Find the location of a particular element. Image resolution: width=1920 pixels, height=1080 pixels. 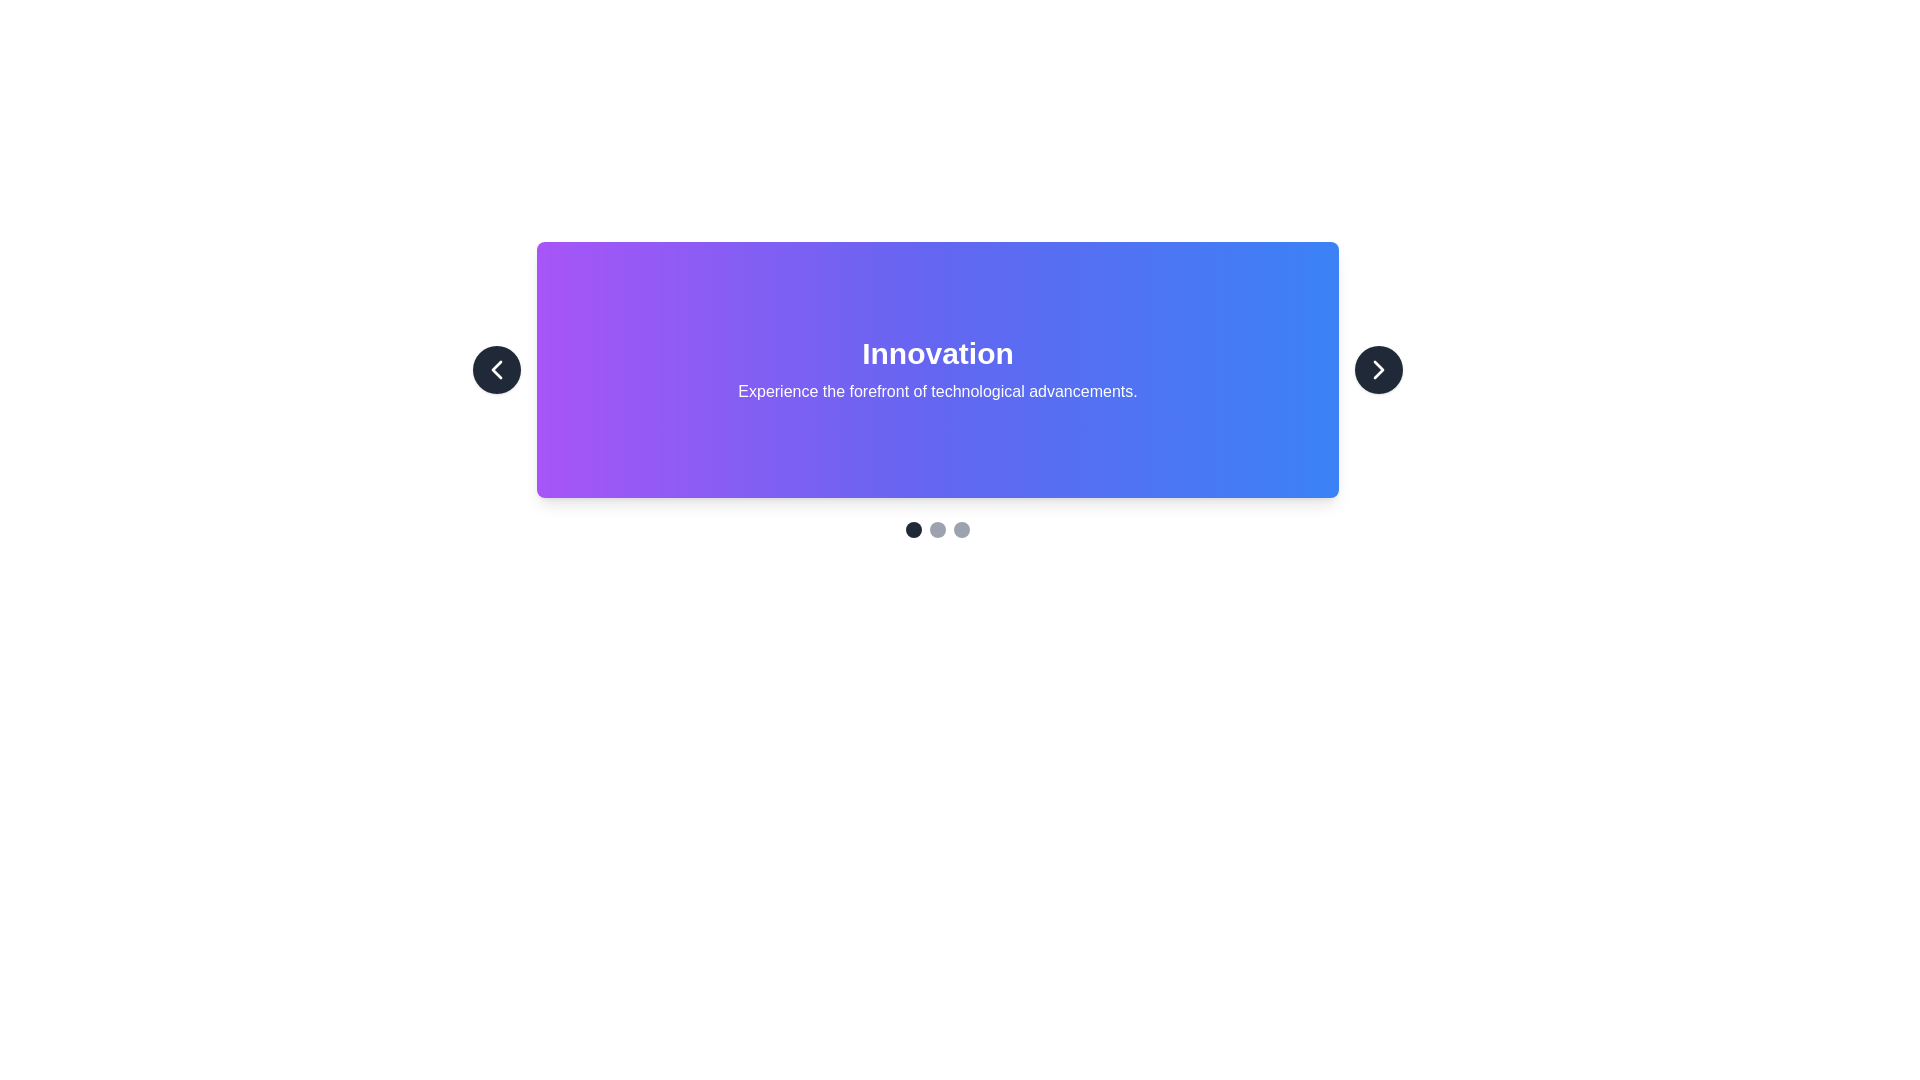

the center gray circular navigation indicator is located at coordinates (936, 528).